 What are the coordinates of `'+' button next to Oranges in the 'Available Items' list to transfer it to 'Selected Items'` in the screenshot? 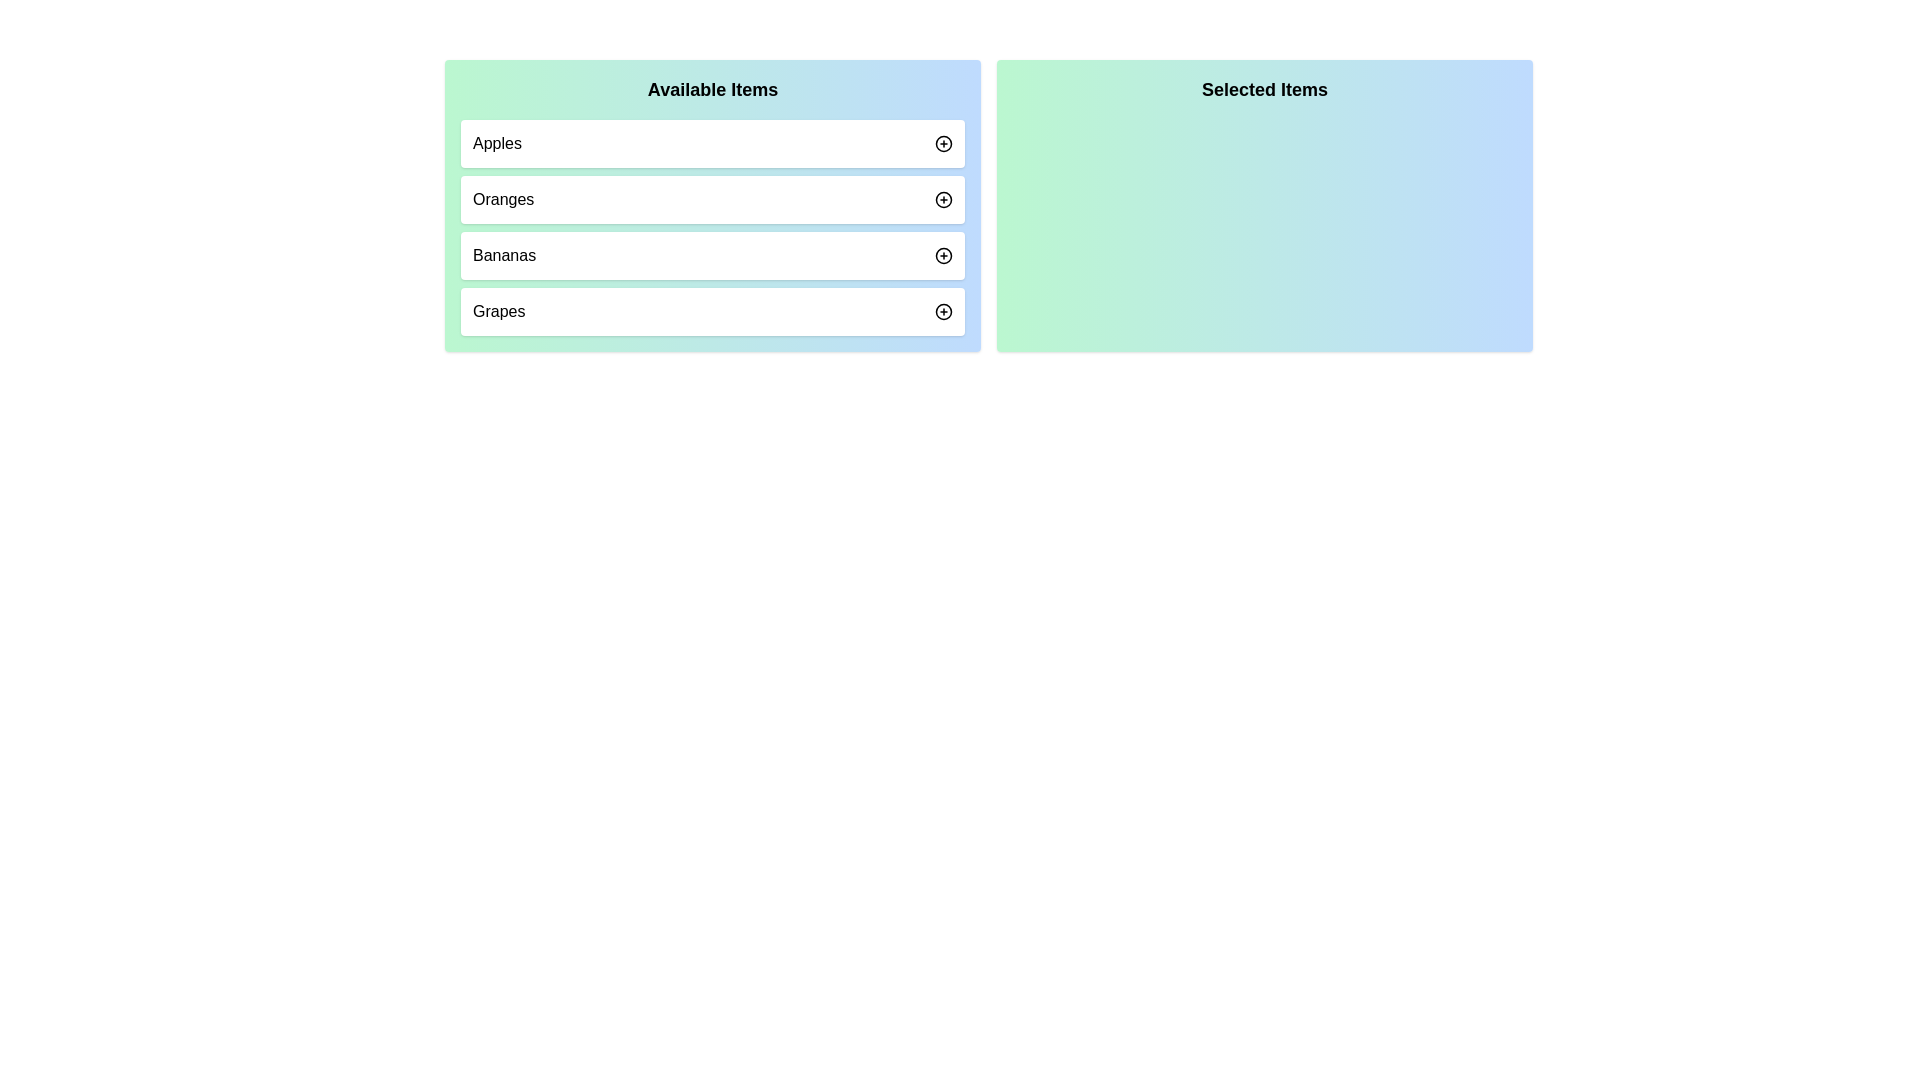 It's located at (943, 200).